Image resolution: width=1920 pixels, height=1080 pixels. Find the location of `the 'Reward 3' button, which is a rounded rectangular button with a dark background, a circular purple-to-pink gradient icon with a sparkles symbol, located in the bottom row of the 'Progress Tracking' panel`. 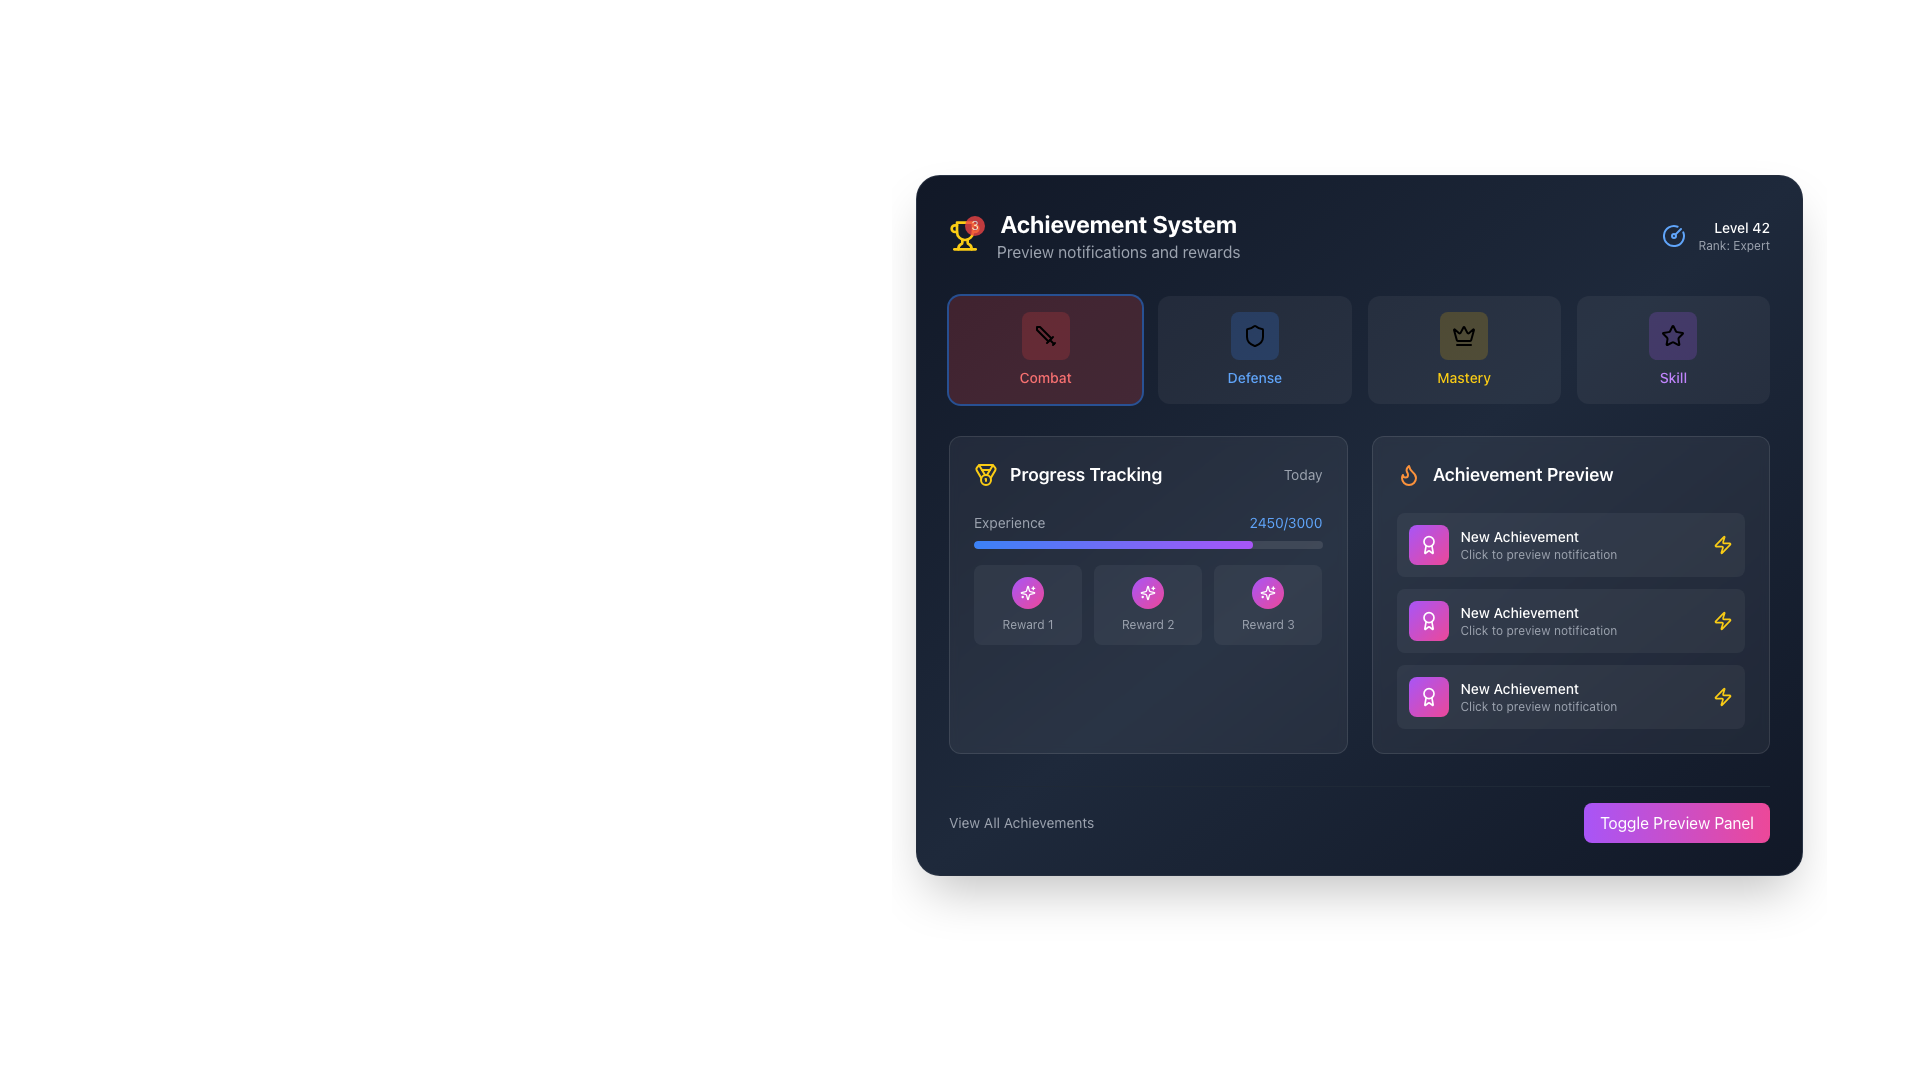

the 'Reward 3' button, which is a rounded rectangular button with a dark background, a circular purple-to-pink gradient icon with a sparkles symbol, located in the bottom row of the 'Progress Tracking' panel is located at coordinates (1267, 604).